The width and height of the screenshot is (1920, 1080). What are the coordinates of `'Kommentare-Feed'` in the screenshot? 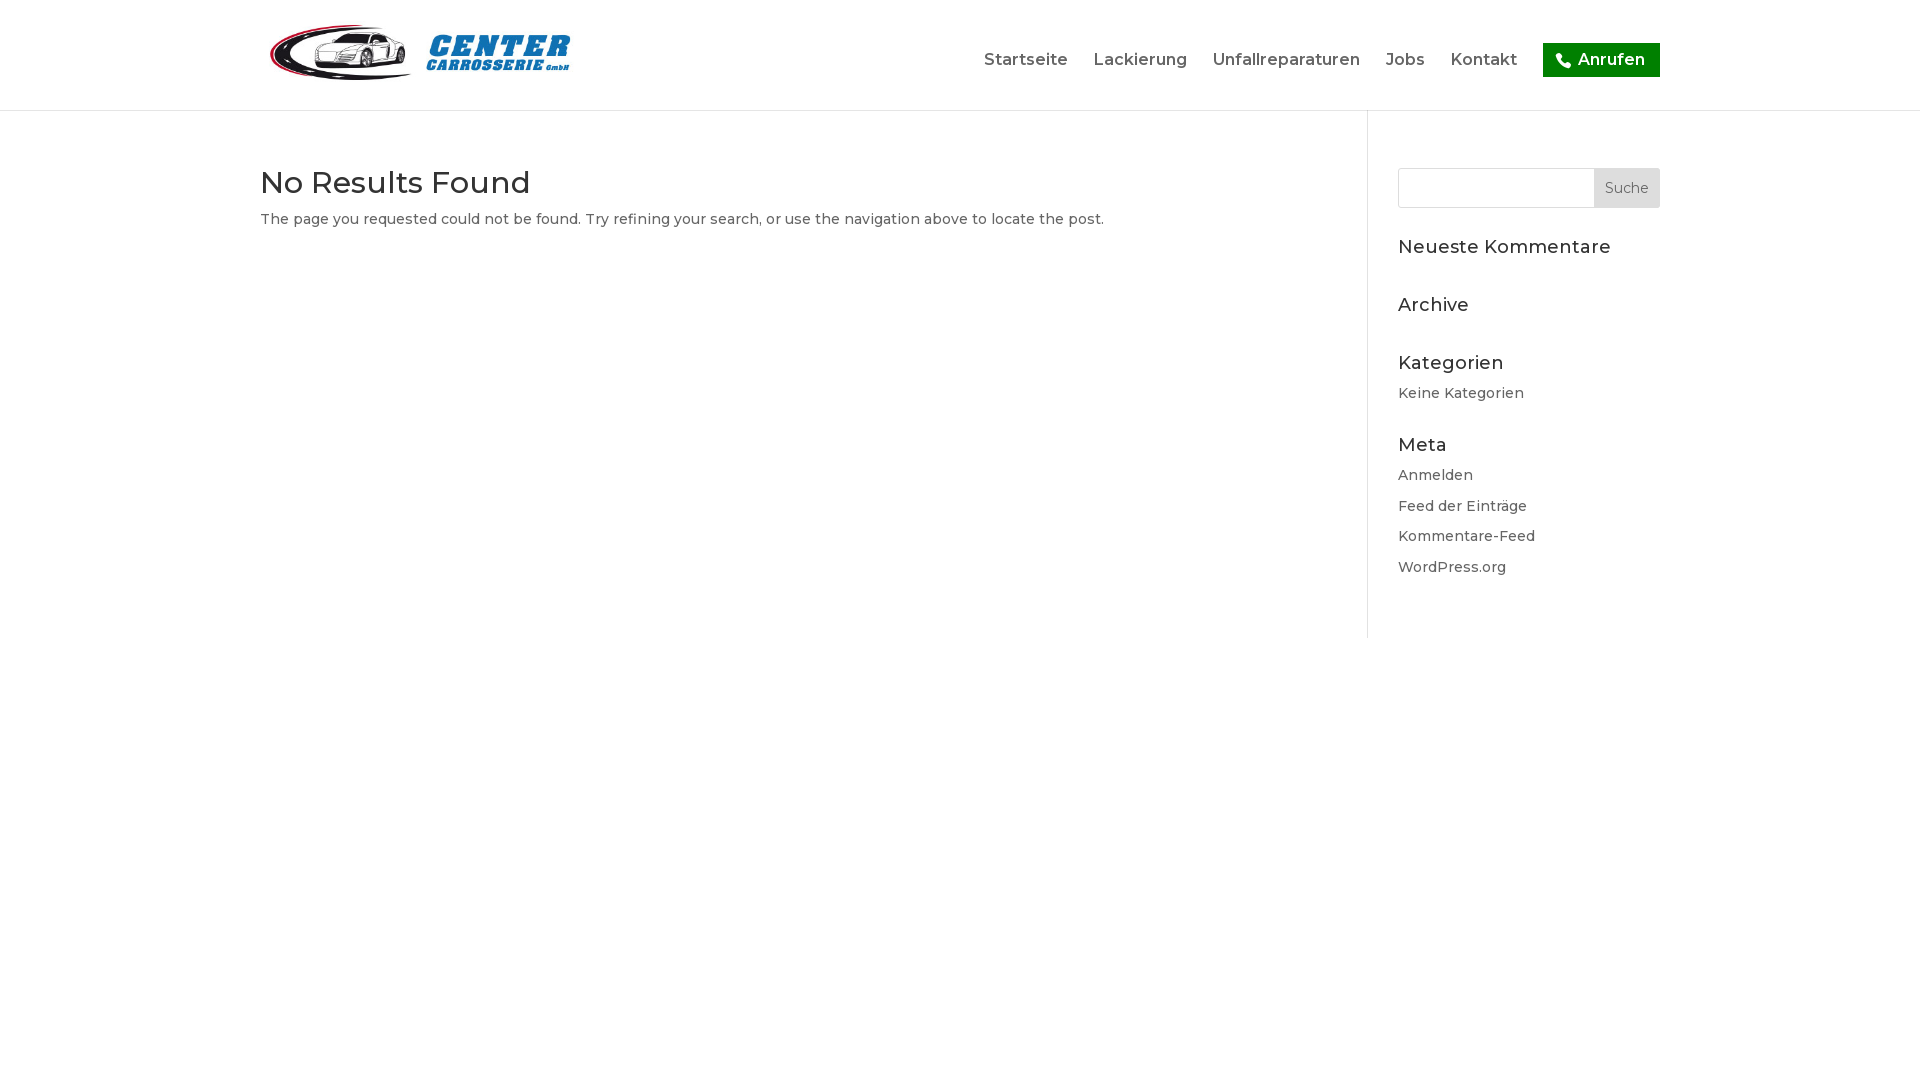 It's located at (1466, 535).